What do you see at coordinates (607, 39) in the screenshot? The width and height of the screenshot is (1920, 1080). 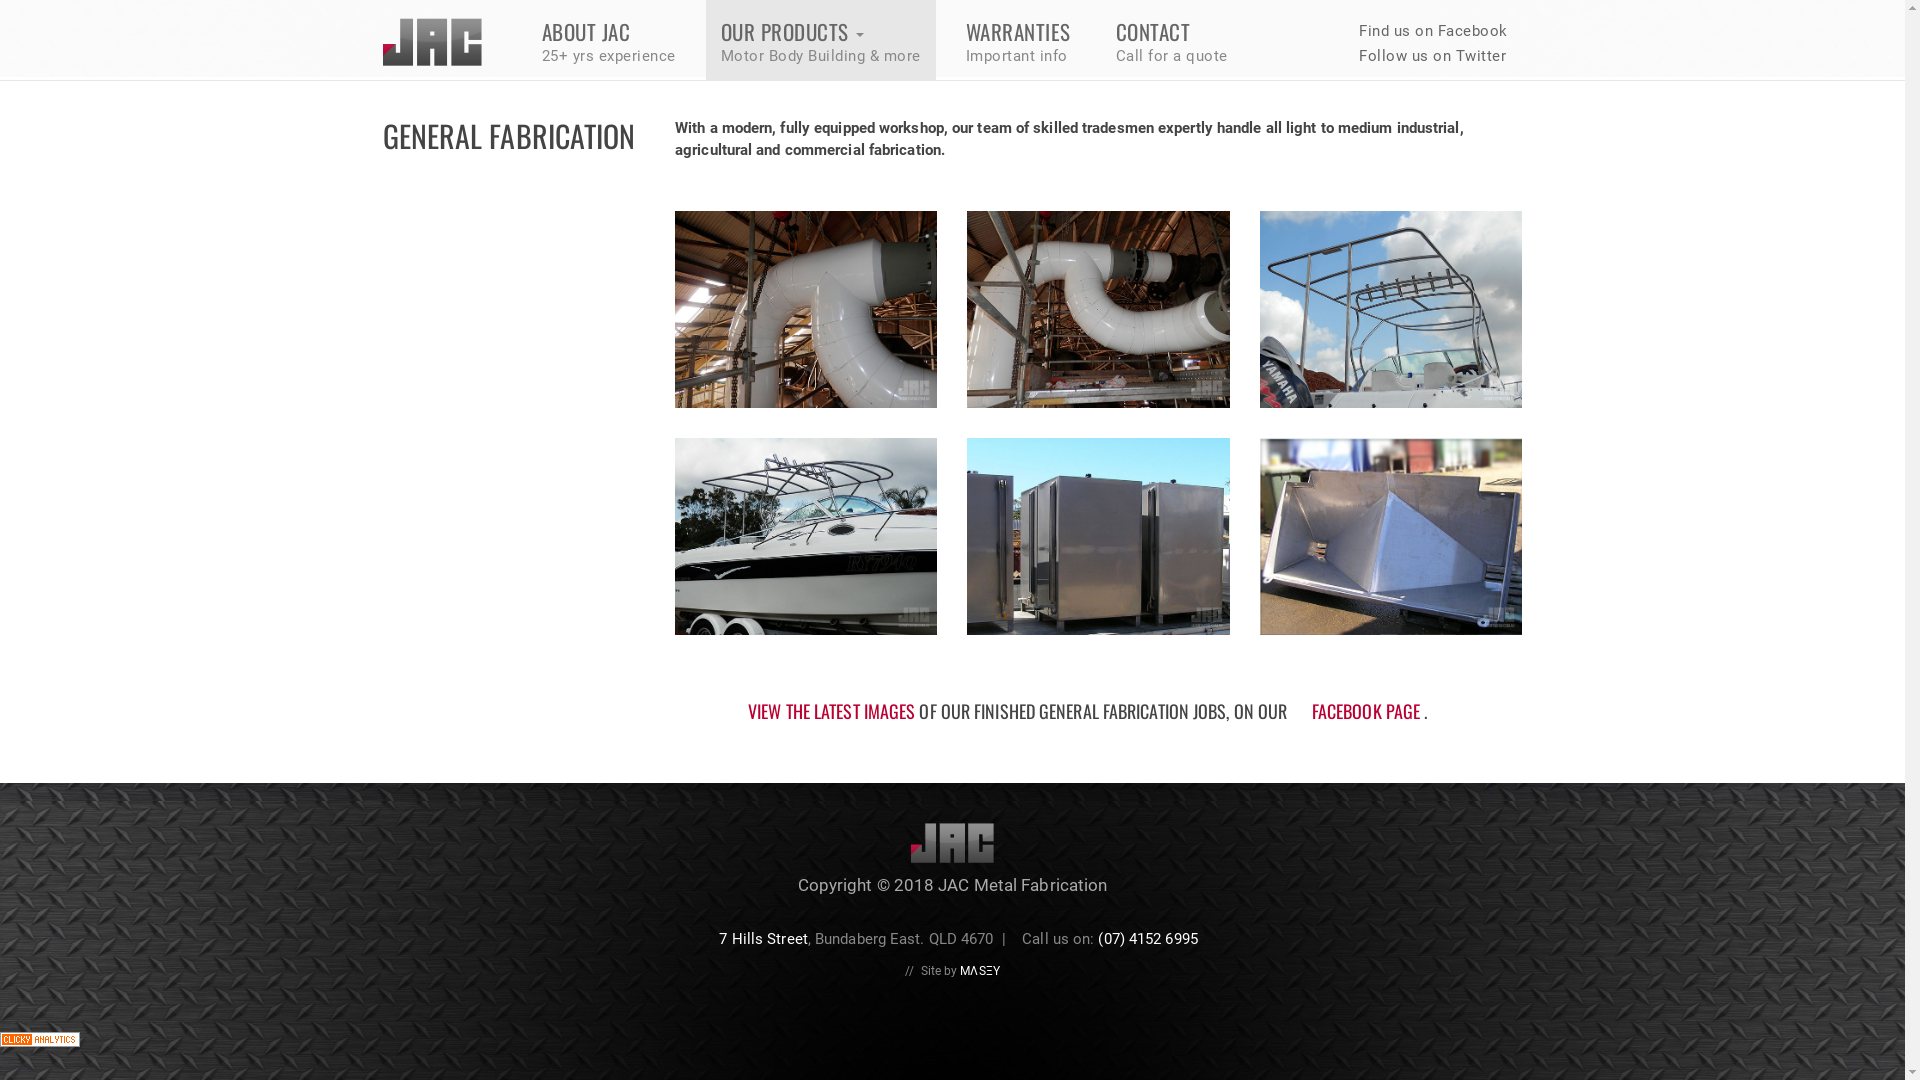 I see `'ABOUT JAC` at bounding box center [607, 39].